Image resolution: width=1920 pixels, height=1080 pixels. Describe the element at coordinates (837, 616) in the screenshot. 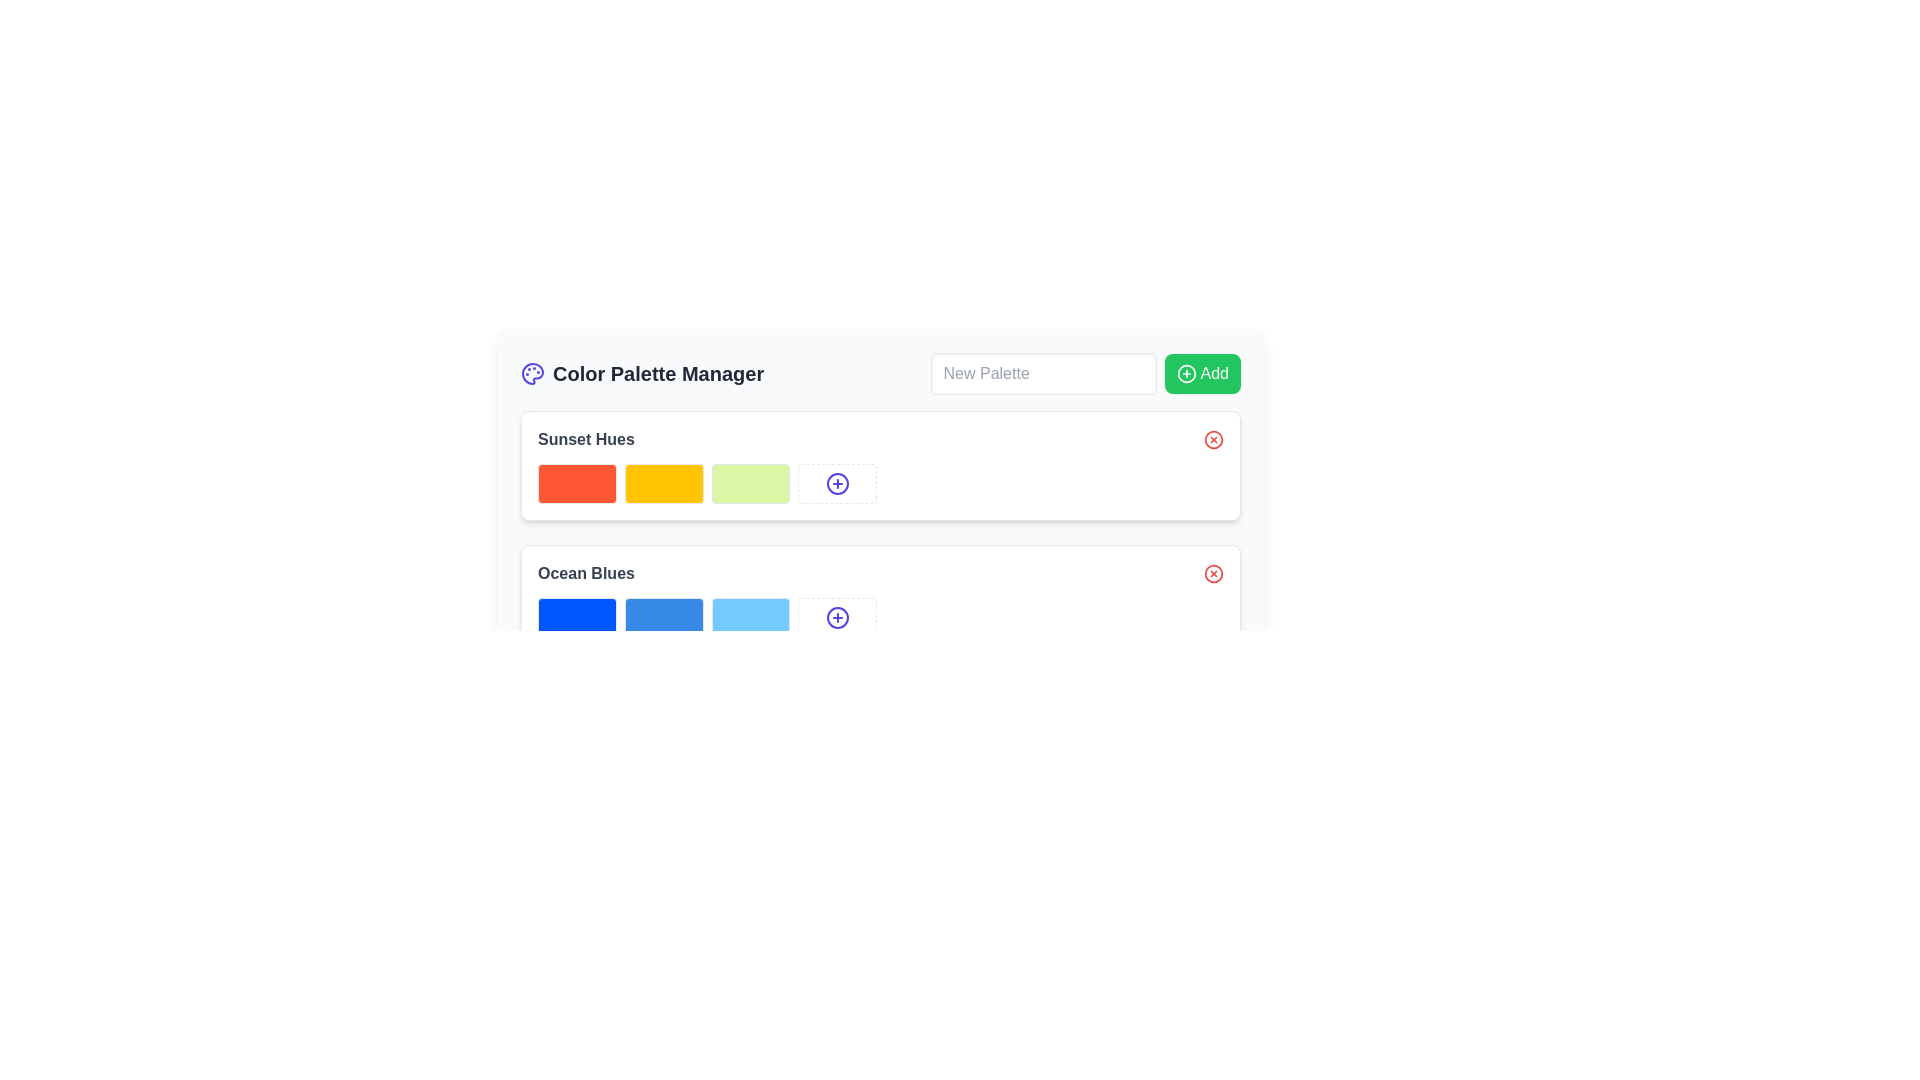

I see `the square-shaped button with a dashed border and a blue '+' in the center, located in the fourth slot of the 'Ocean Blues' section of the grid` at that location.